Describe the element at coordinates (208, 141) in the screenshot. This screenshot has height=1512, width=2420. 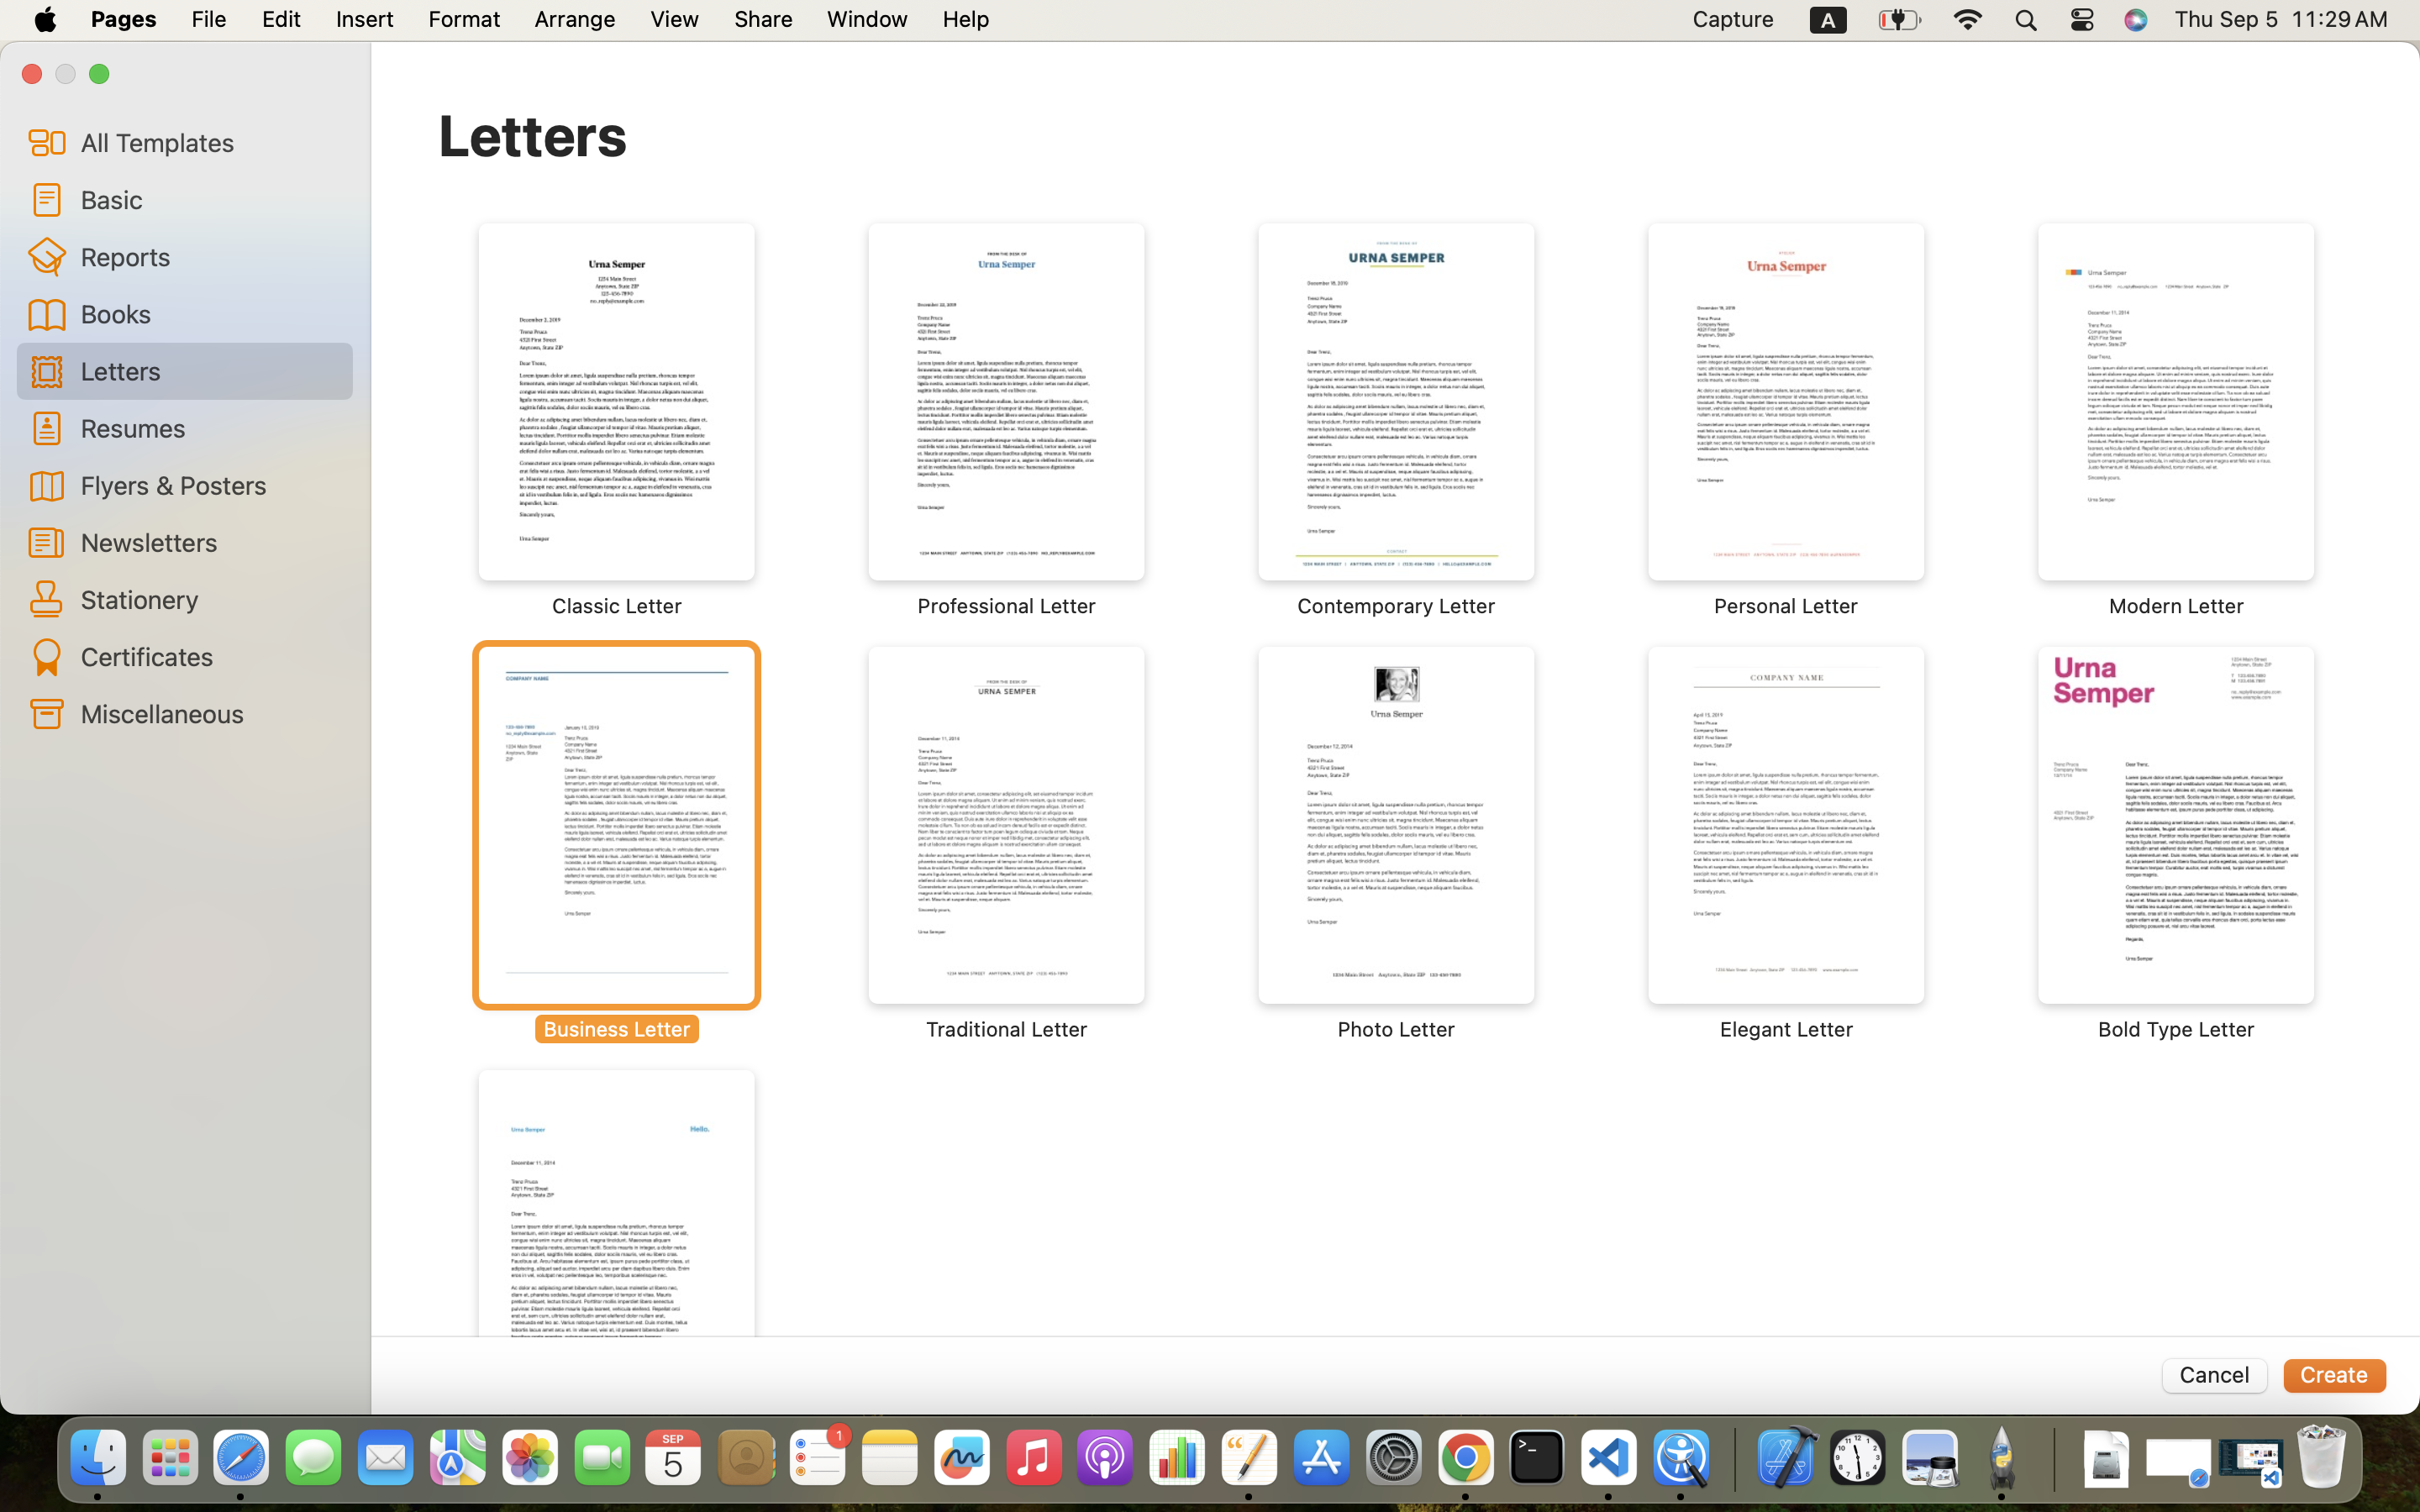
I see `'All Templates'` at that location.